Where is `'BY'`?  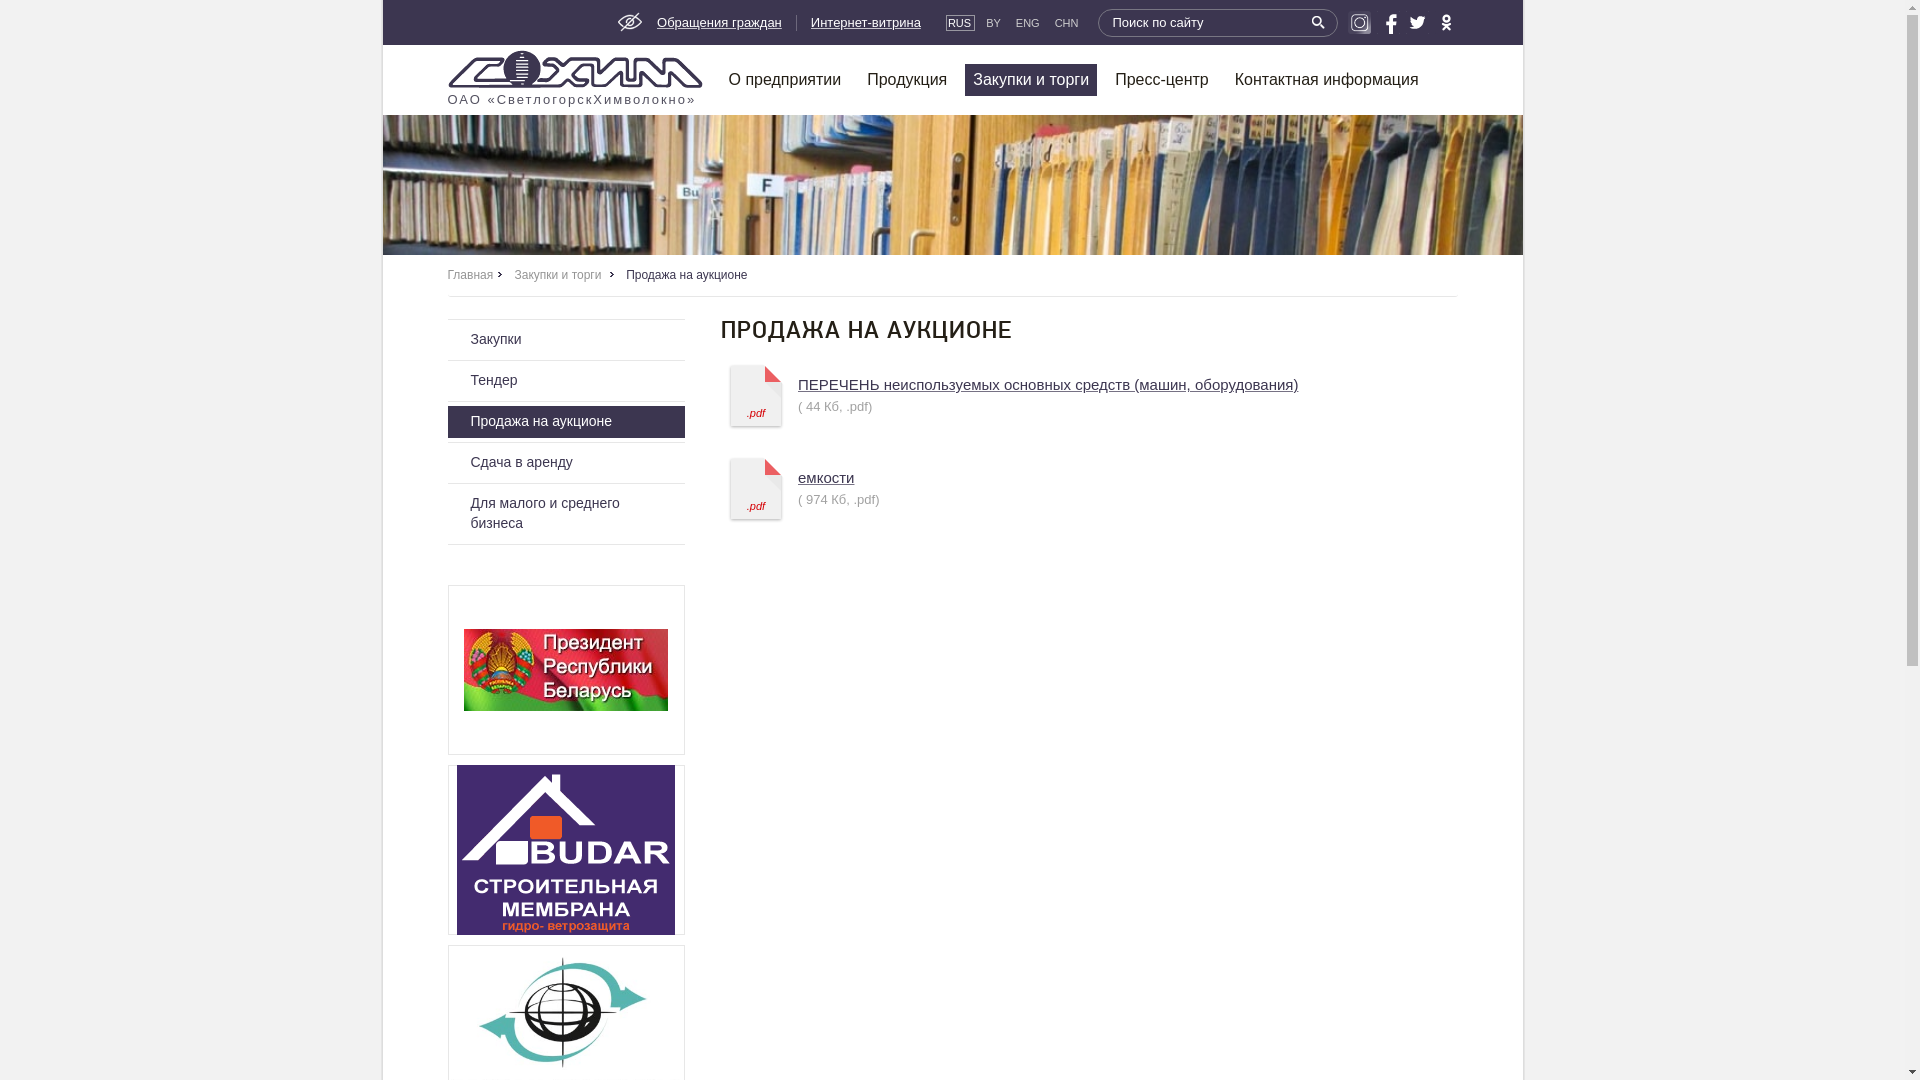
'BY' is located at coordinates (994, 22).